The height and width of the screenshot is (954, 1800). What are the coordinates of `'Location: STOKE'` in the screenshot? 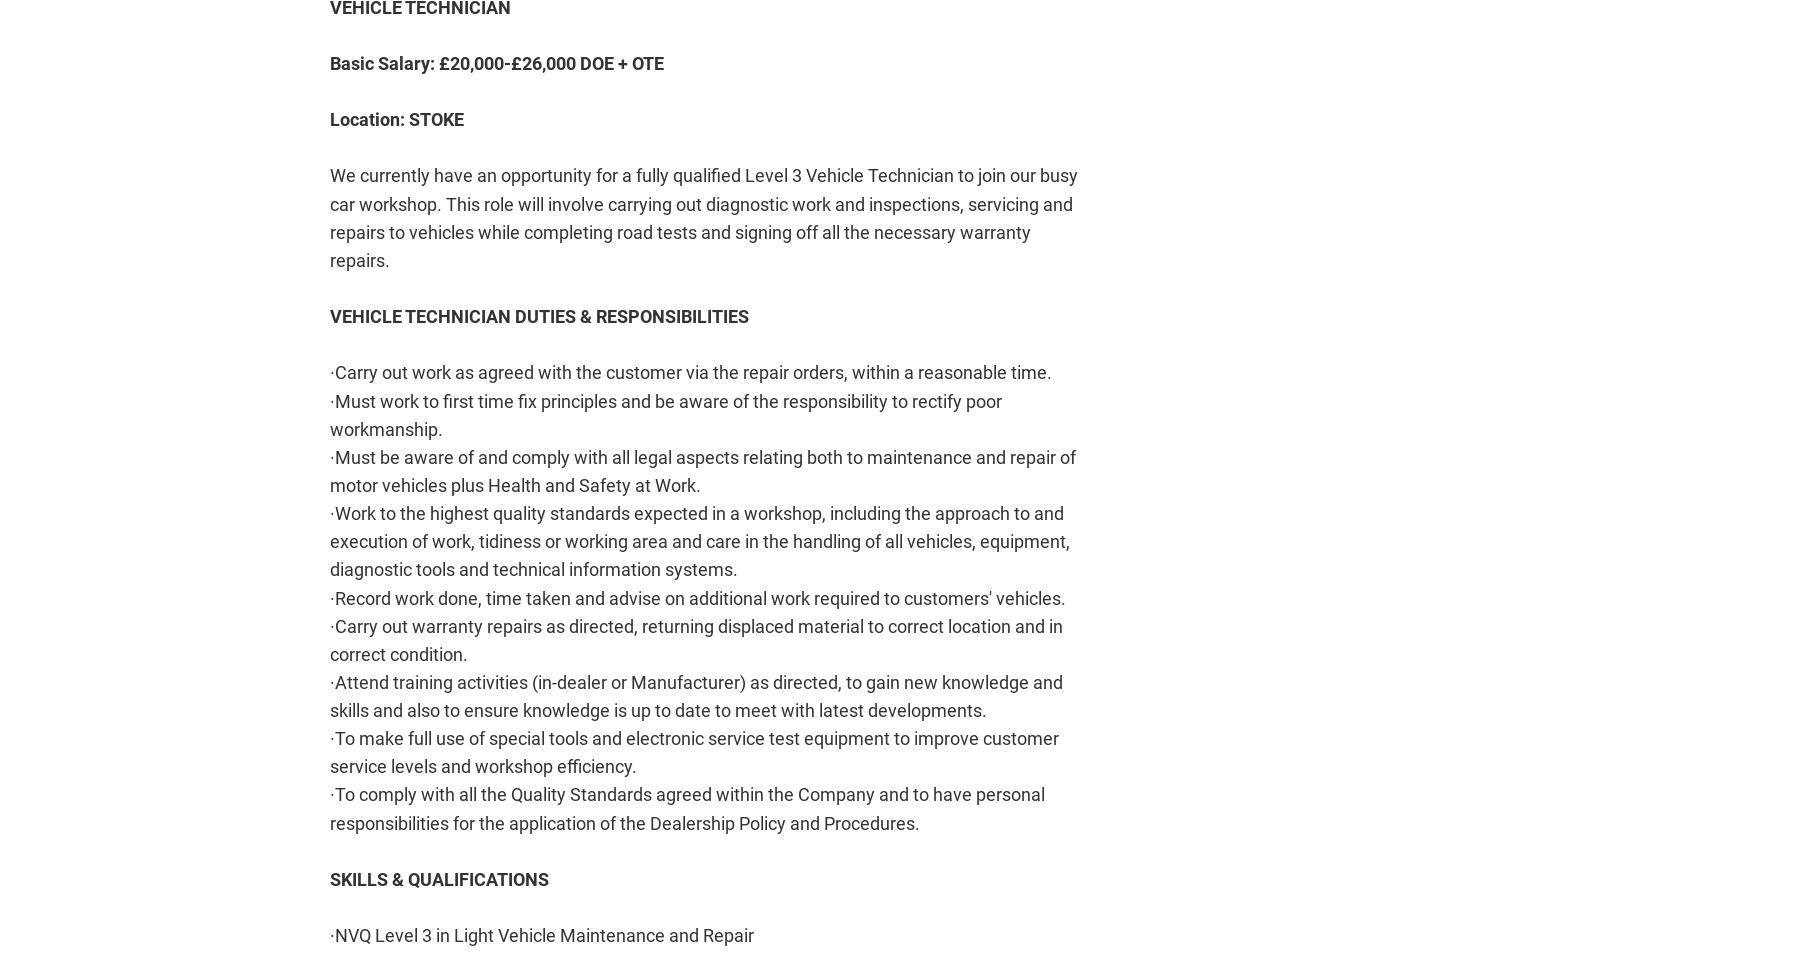 It's located at (397, 119).